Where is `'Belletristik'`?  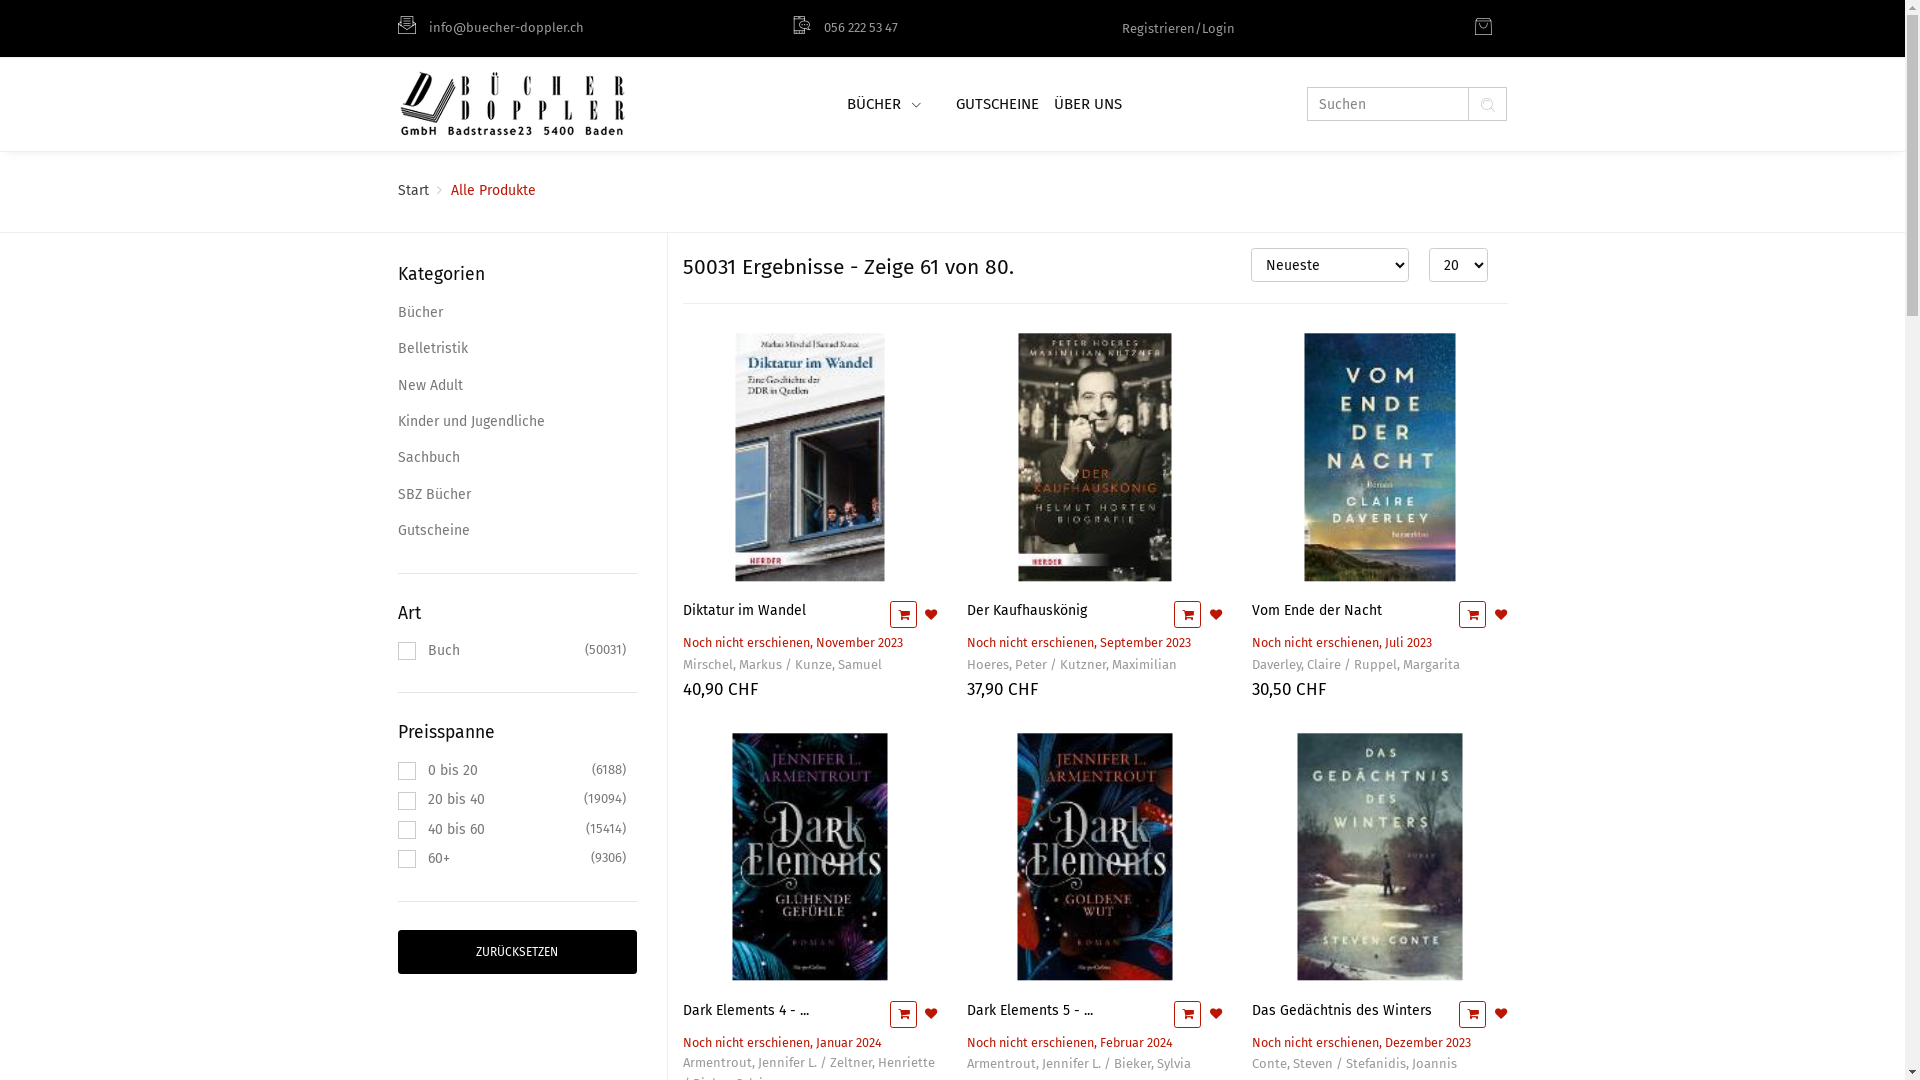 'Belletristik' is located at coordinates (398, 347).